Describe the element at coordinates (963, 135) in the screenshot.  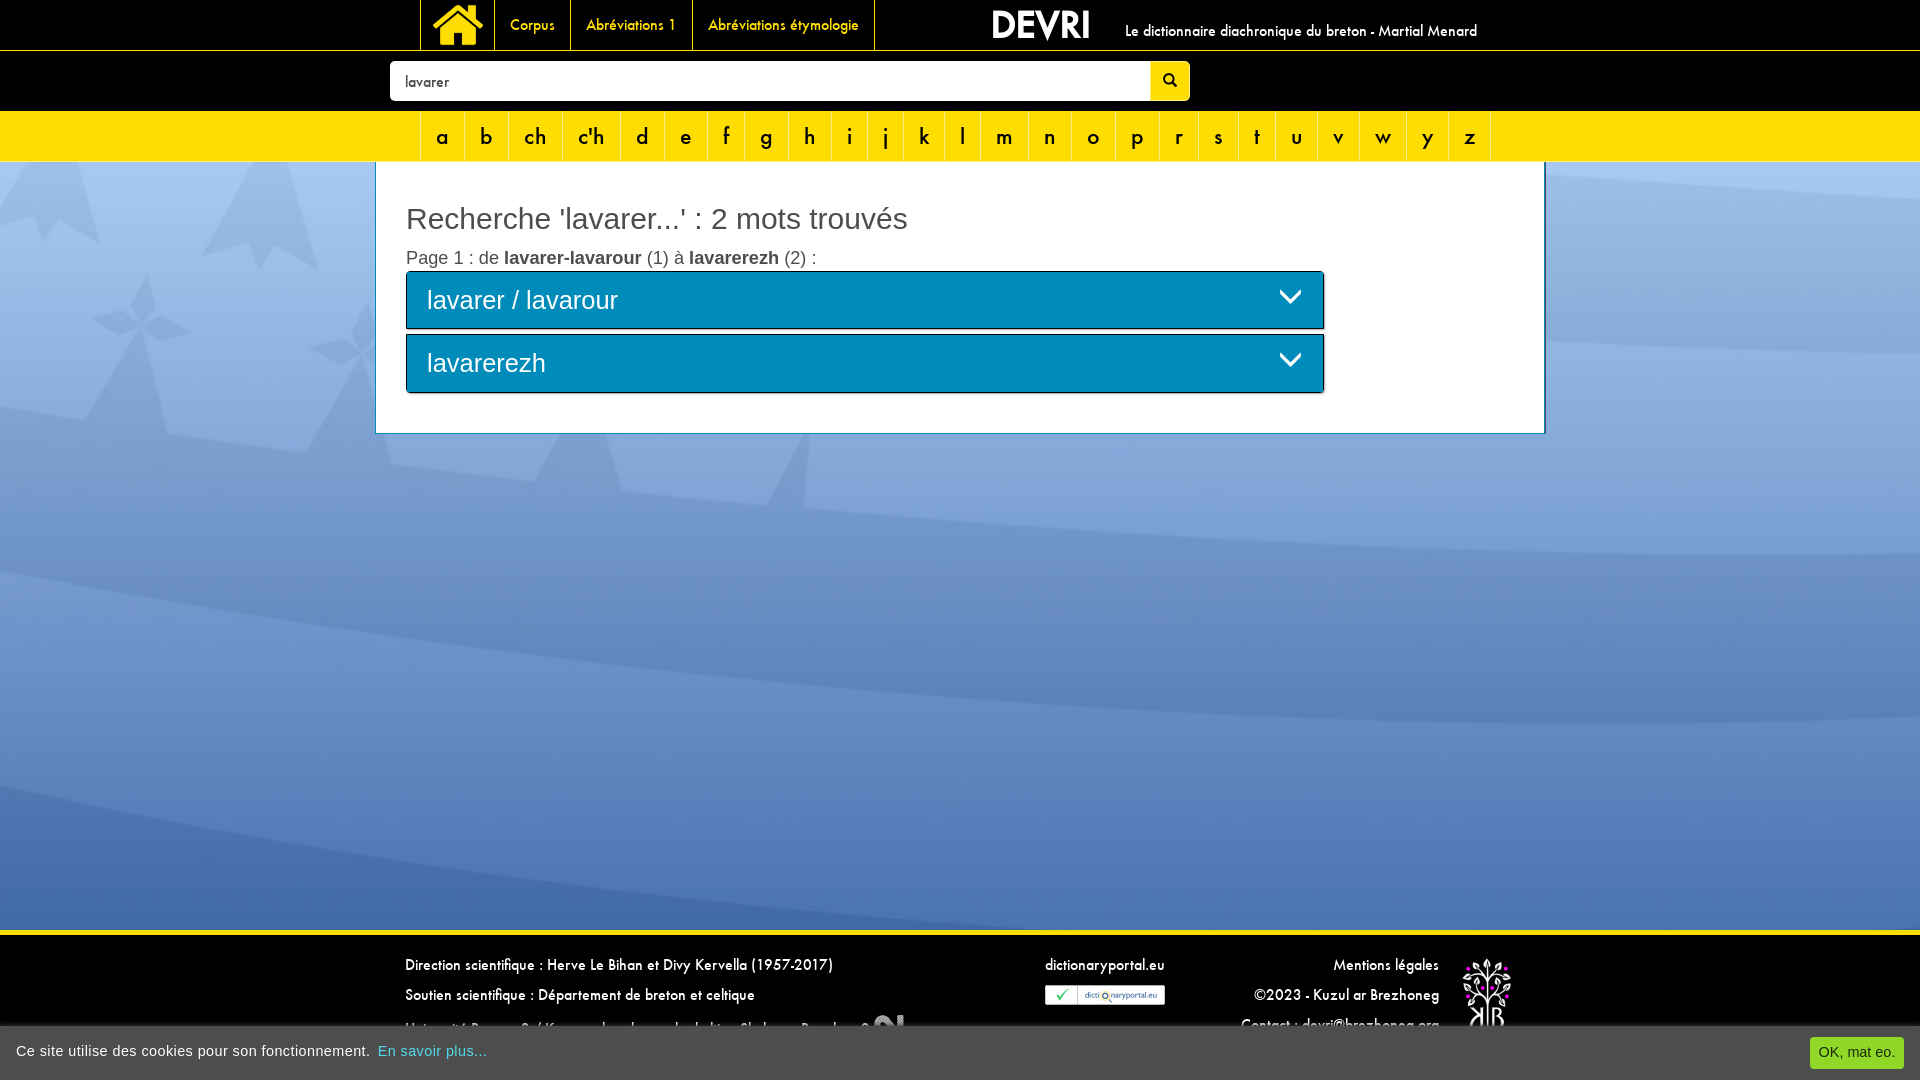
I see `'l'` at that location.